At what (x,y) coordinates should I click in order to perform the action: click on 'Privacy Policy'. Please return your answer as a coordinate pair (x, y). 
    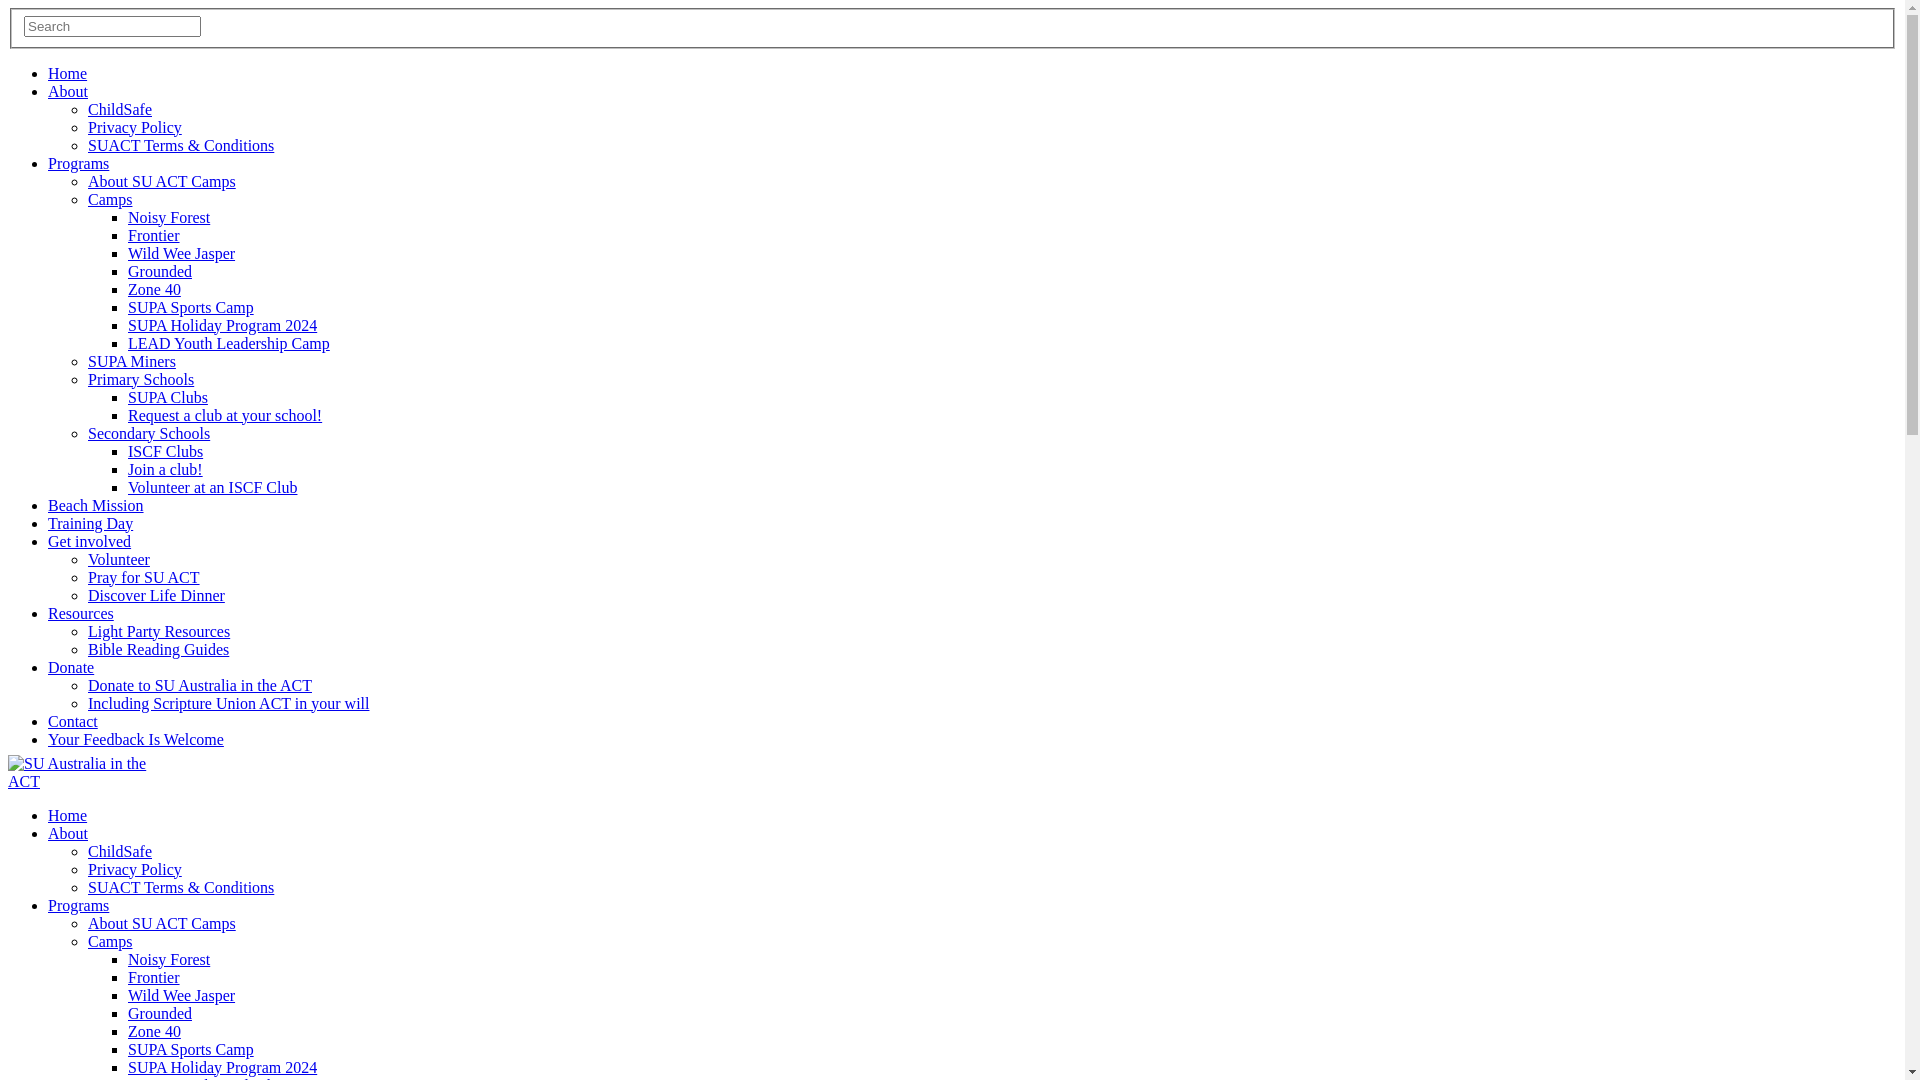
    Looking at the image, I should click on (133, 127).